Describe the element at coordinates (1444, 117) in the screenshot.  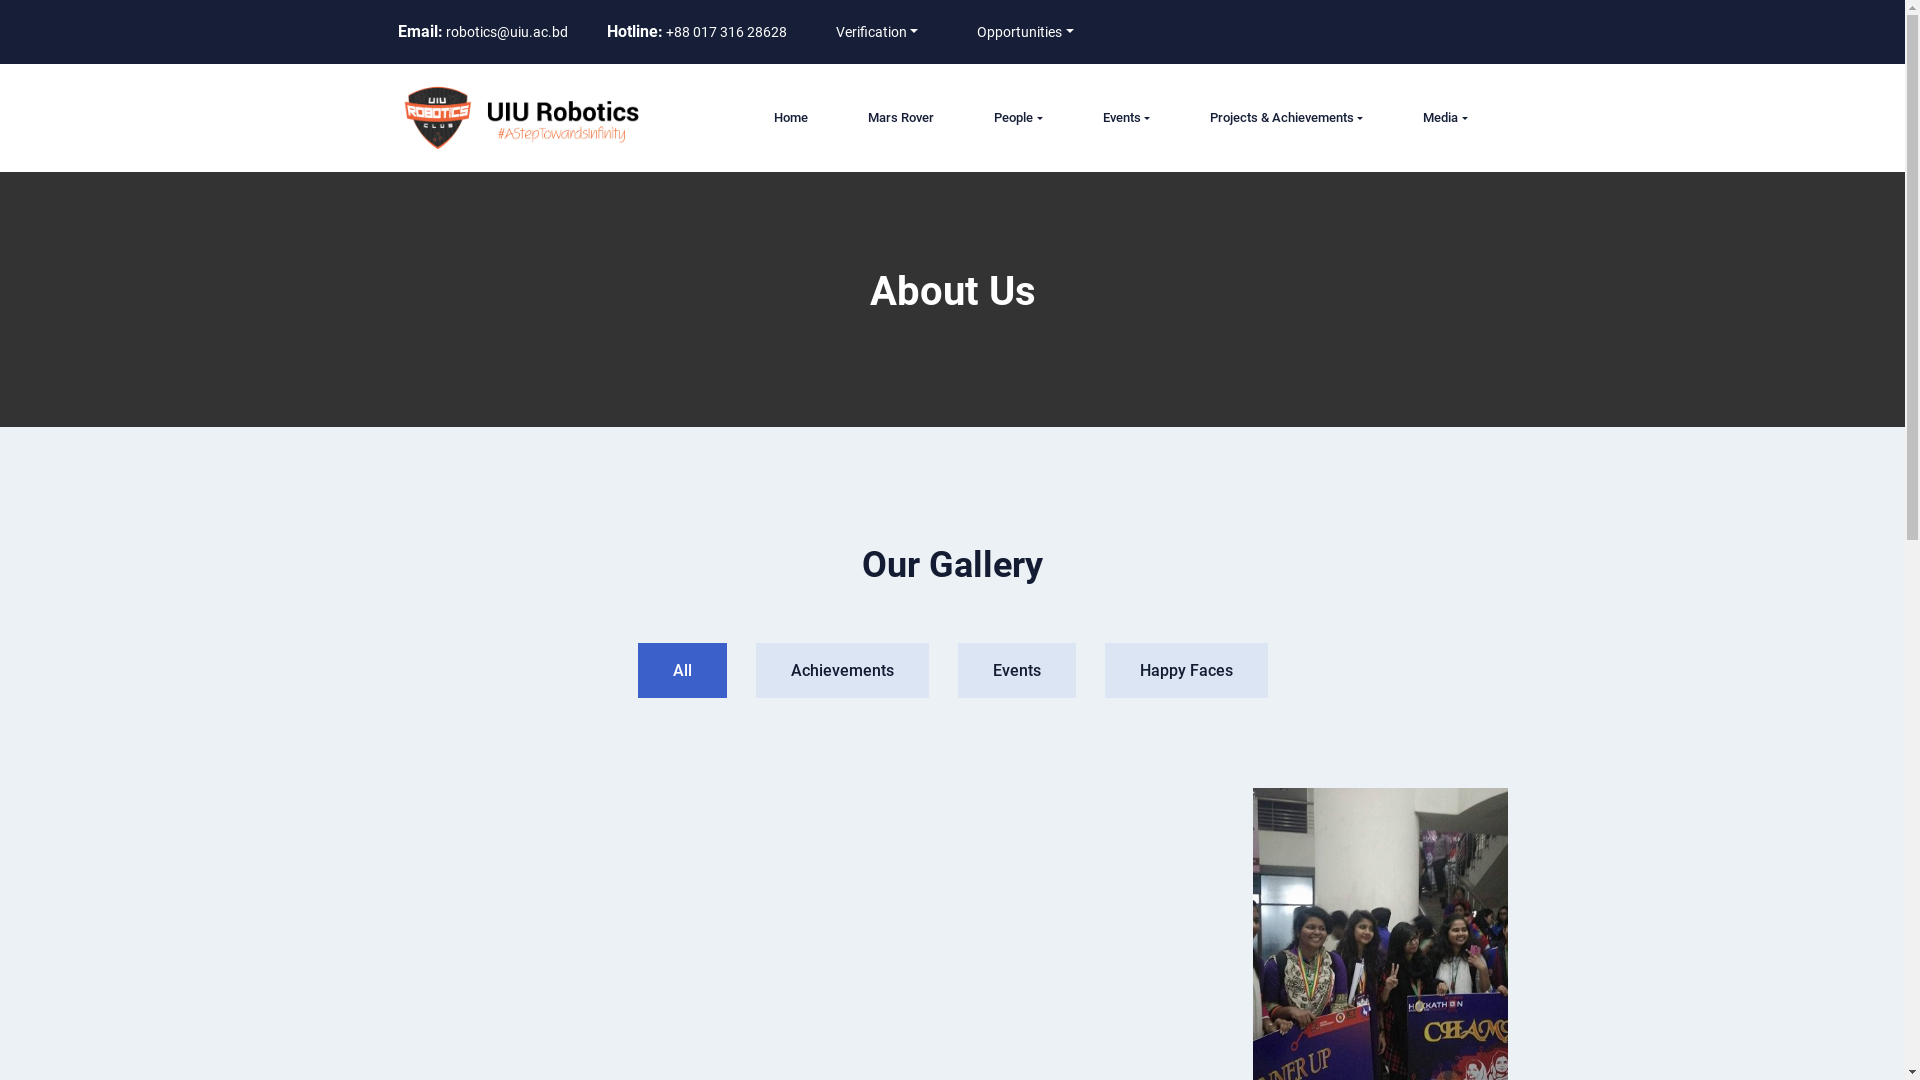
I see `'Media'` at that location.